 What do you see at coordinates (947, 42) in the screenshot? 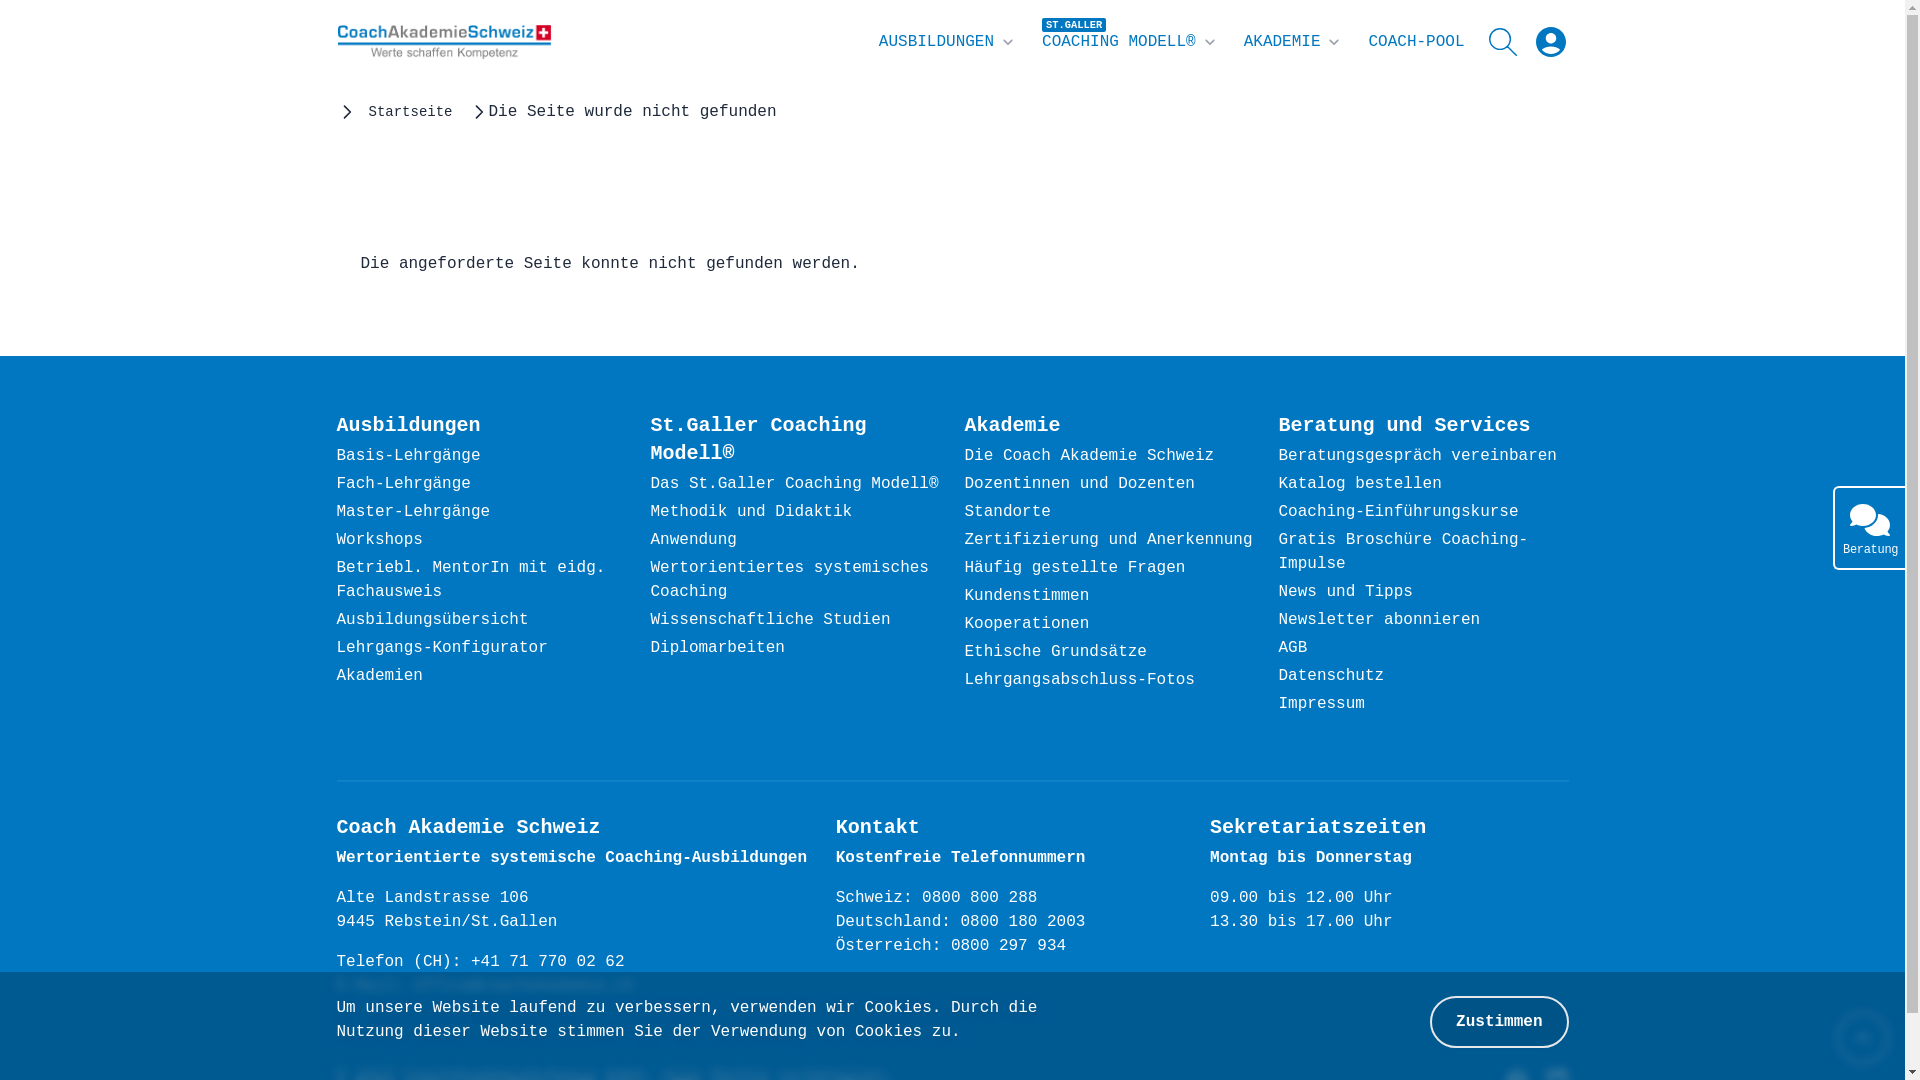
I see `'AUSBILDUNGEN'` at bounding box center [947, 42].